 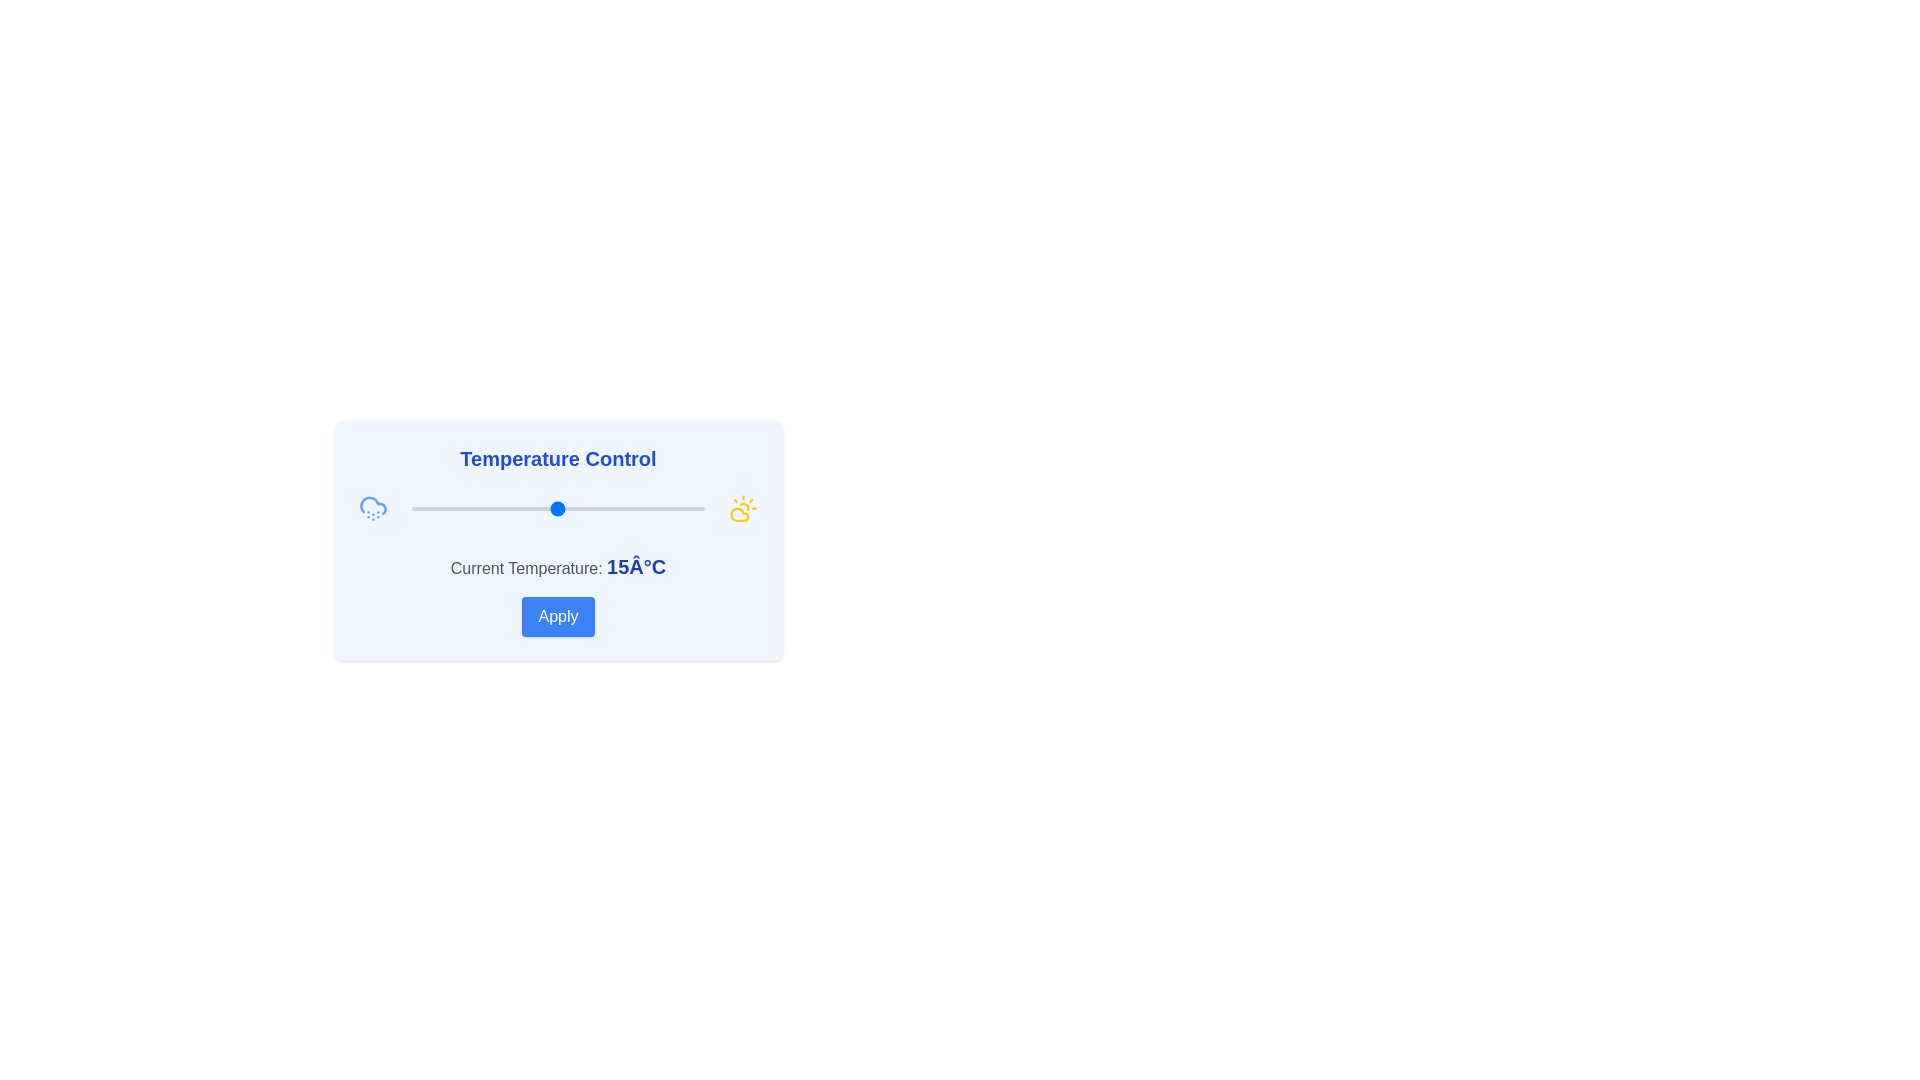 What do you see at coordinates (558, 508) in the screenshot?
I see `the temperature to 15°C using the slider` at bounding box center [558, 508].